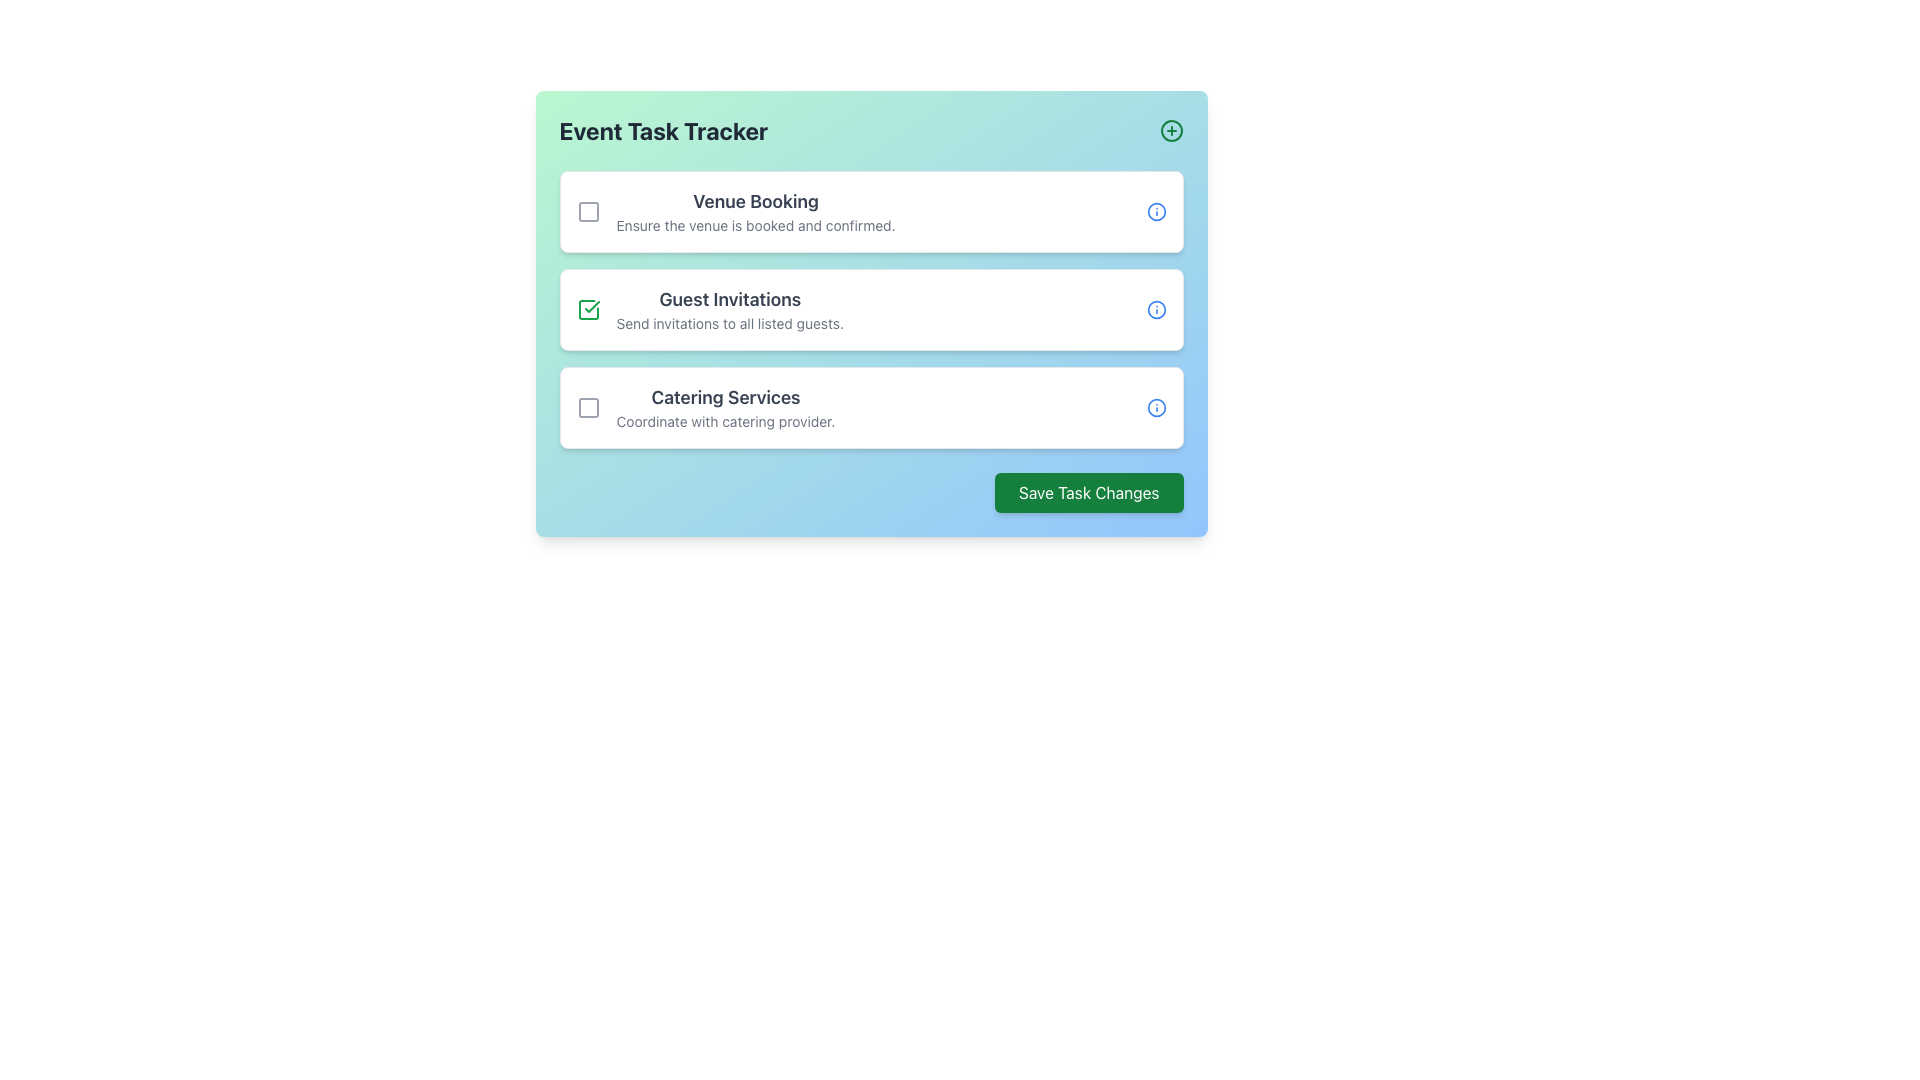 The width and height of the screenshot is (1920, 1080). Describe the element at coordinates (1156, 212) in the screenshot. I see `the circular graphic element located in the upper right corner of the 'Venue Booking' entry in the task list` at that location.